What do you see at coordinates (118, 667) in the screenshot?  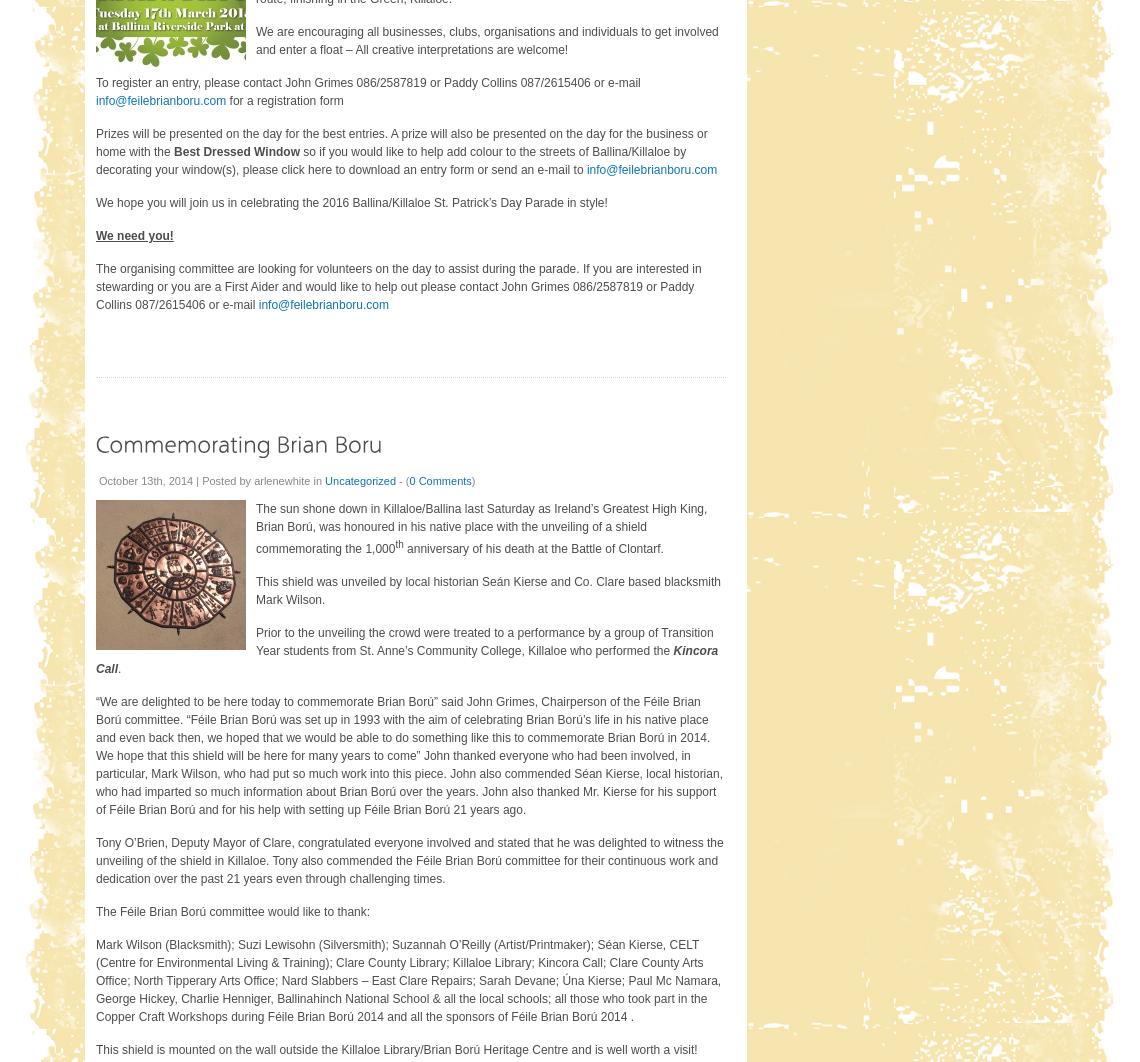 I see `'.'` at bounding box center [118, 667].